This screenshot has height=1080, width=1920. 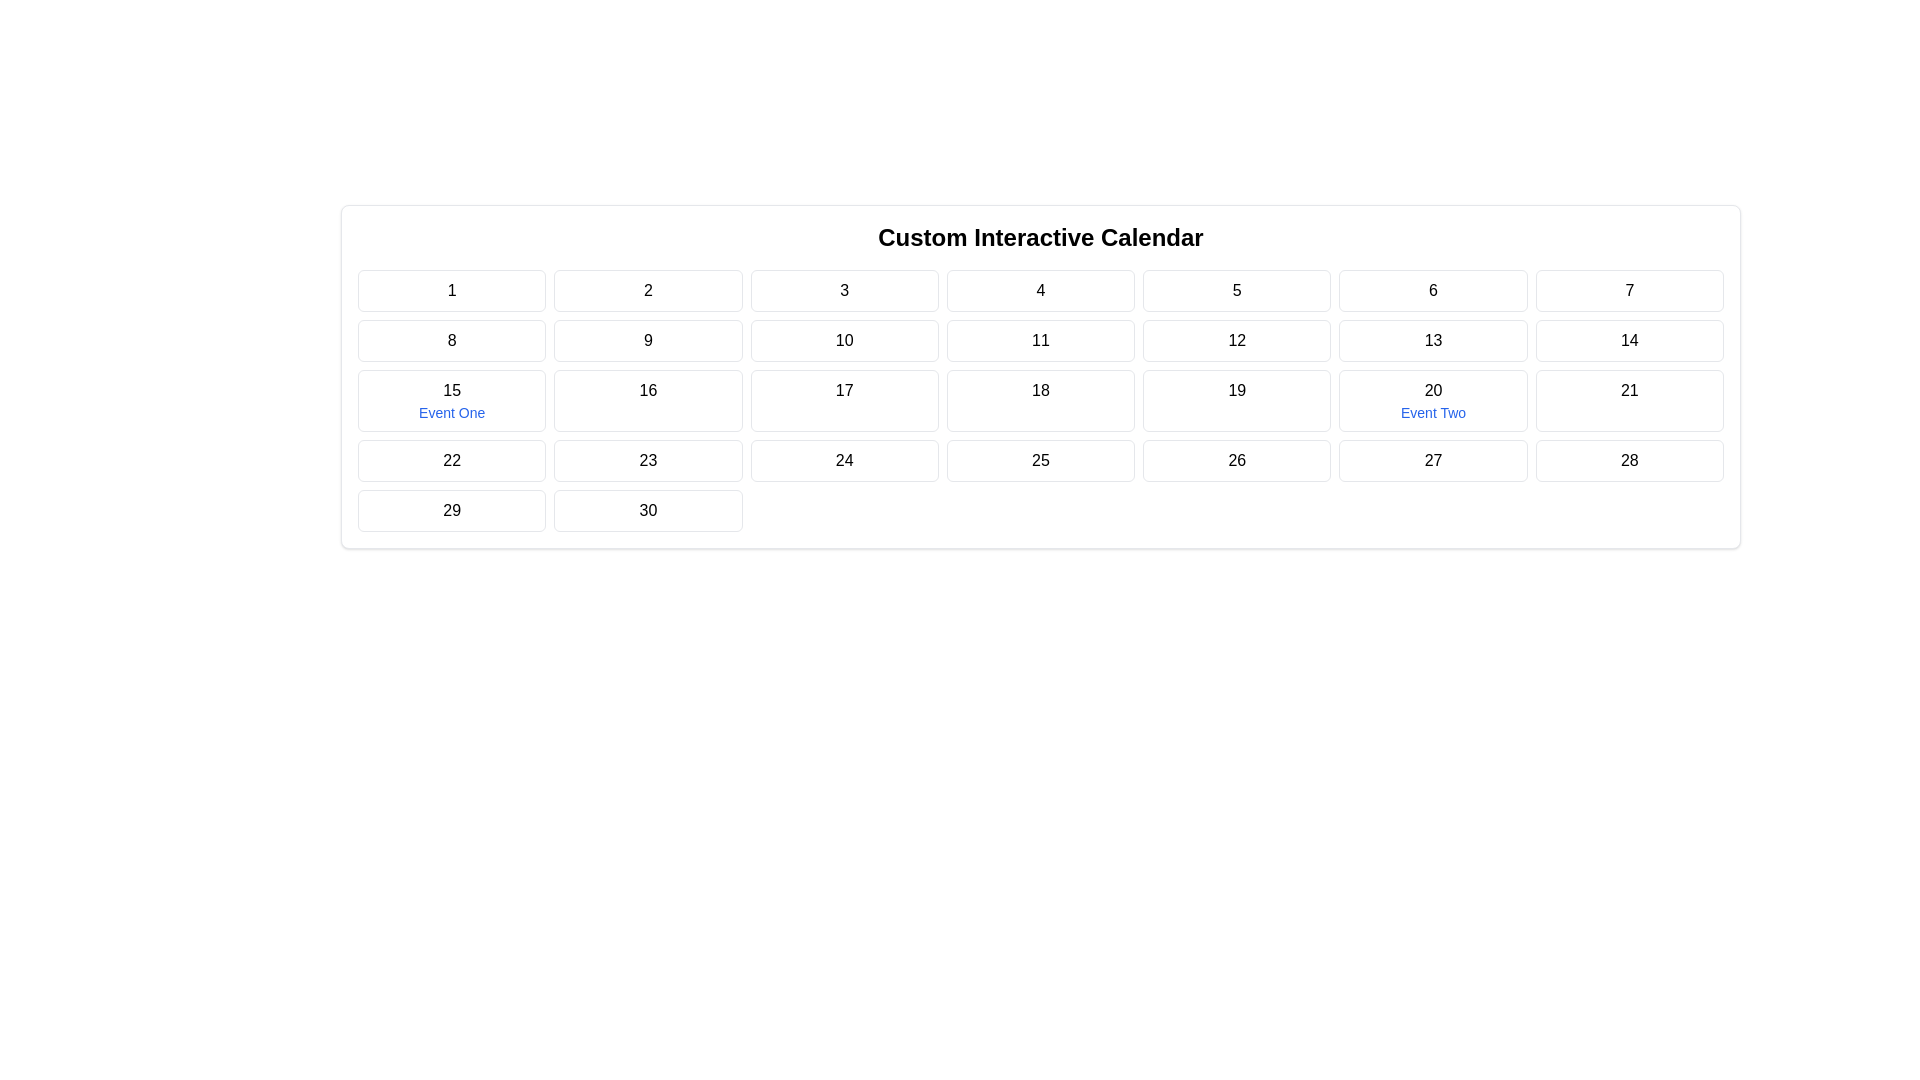 I want to click on the selectable day button located in the second row and fourth column of the interactive calendar grid, so click(x=1040, y=339).